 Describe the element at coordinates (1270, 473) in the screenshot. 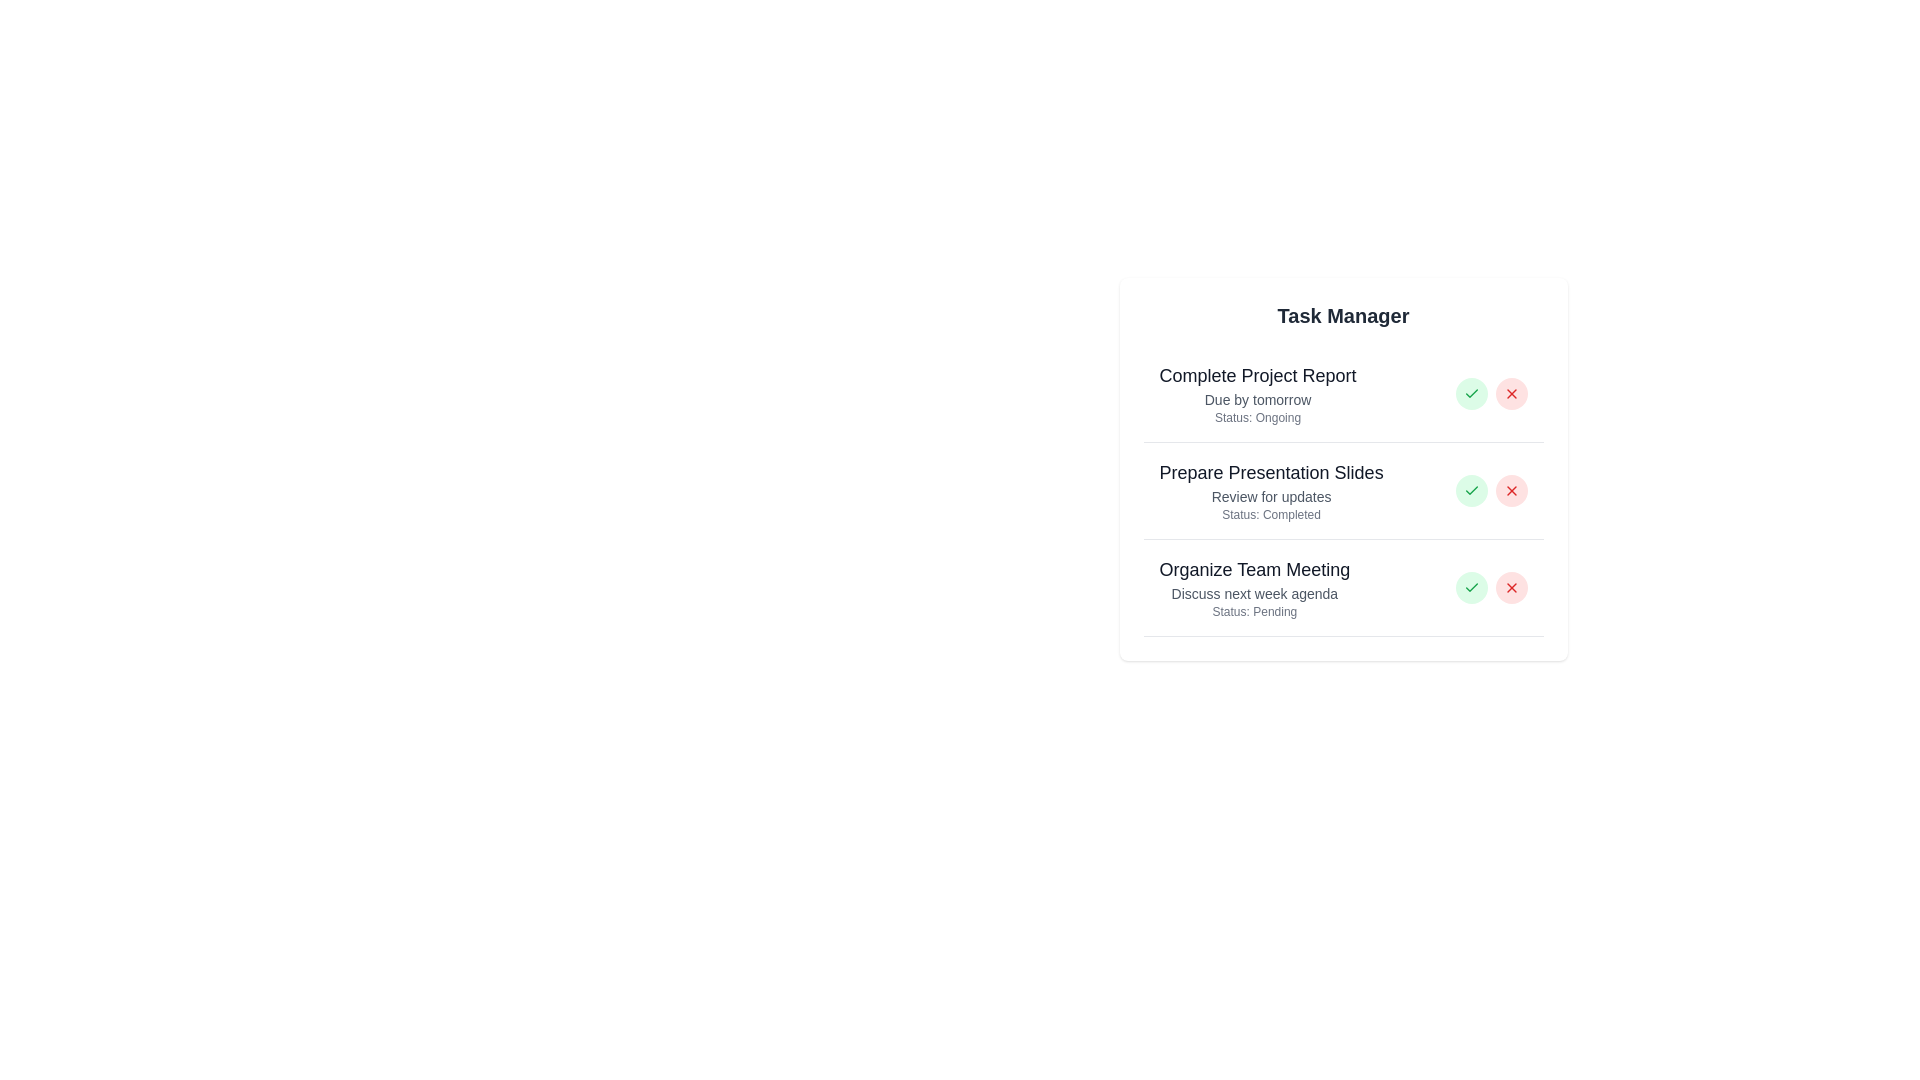

I see `the Text Label that serves as the title of a task in the Task Manager, located between 'Complete Project Report' and 'Organize Team Meeting'` at that location.